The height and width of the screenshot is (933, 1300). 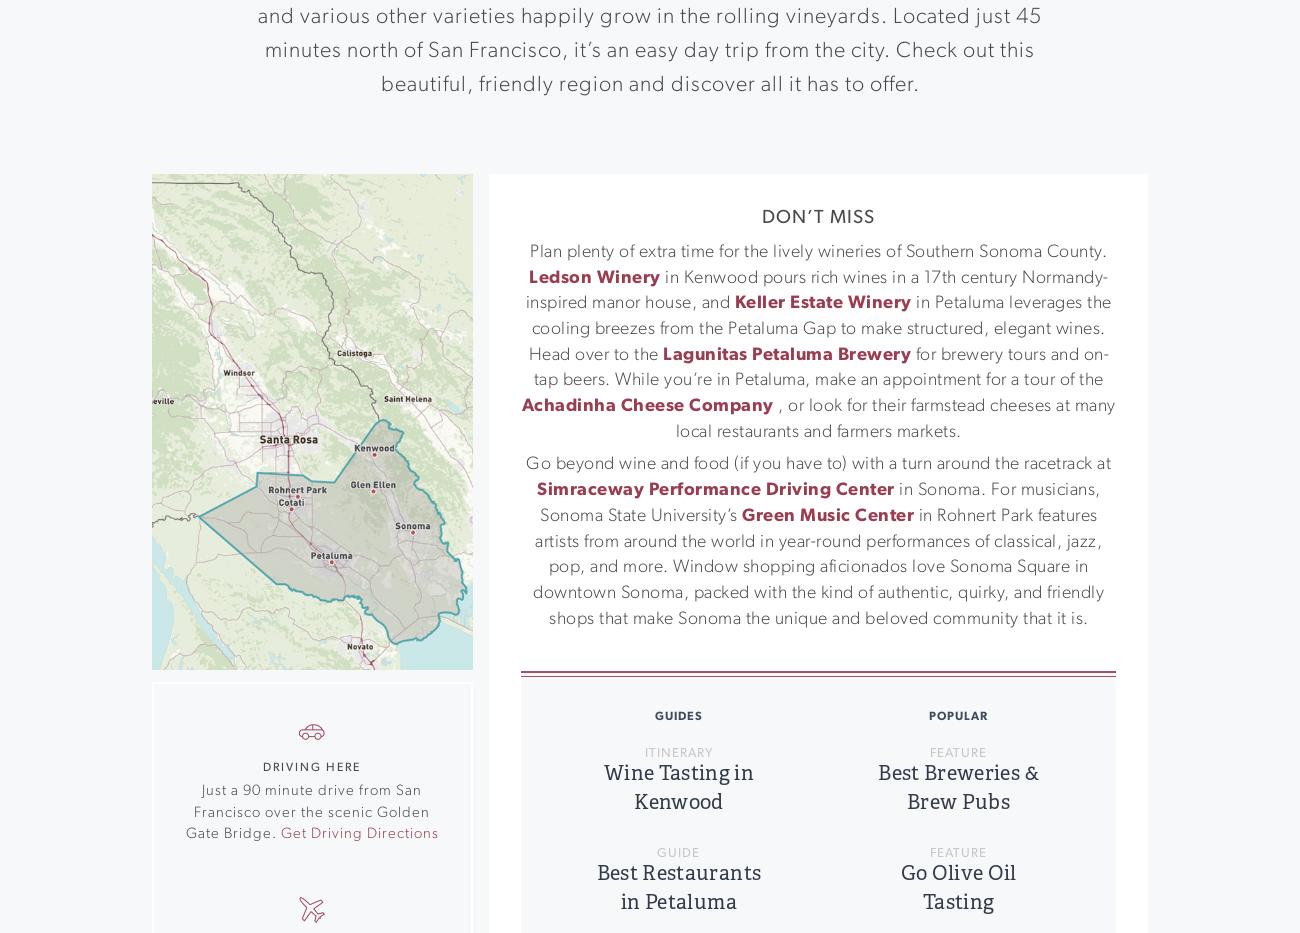 I want to click on 'Located one hour north of San Francisco, family-friendly Rohnert Park is in Southern Sonoma County. The town is home to diverse culinary offerings, boutique shops and galleries, and an assortment of fun-loving activities for the whole family.', so click(x=162, y=101).